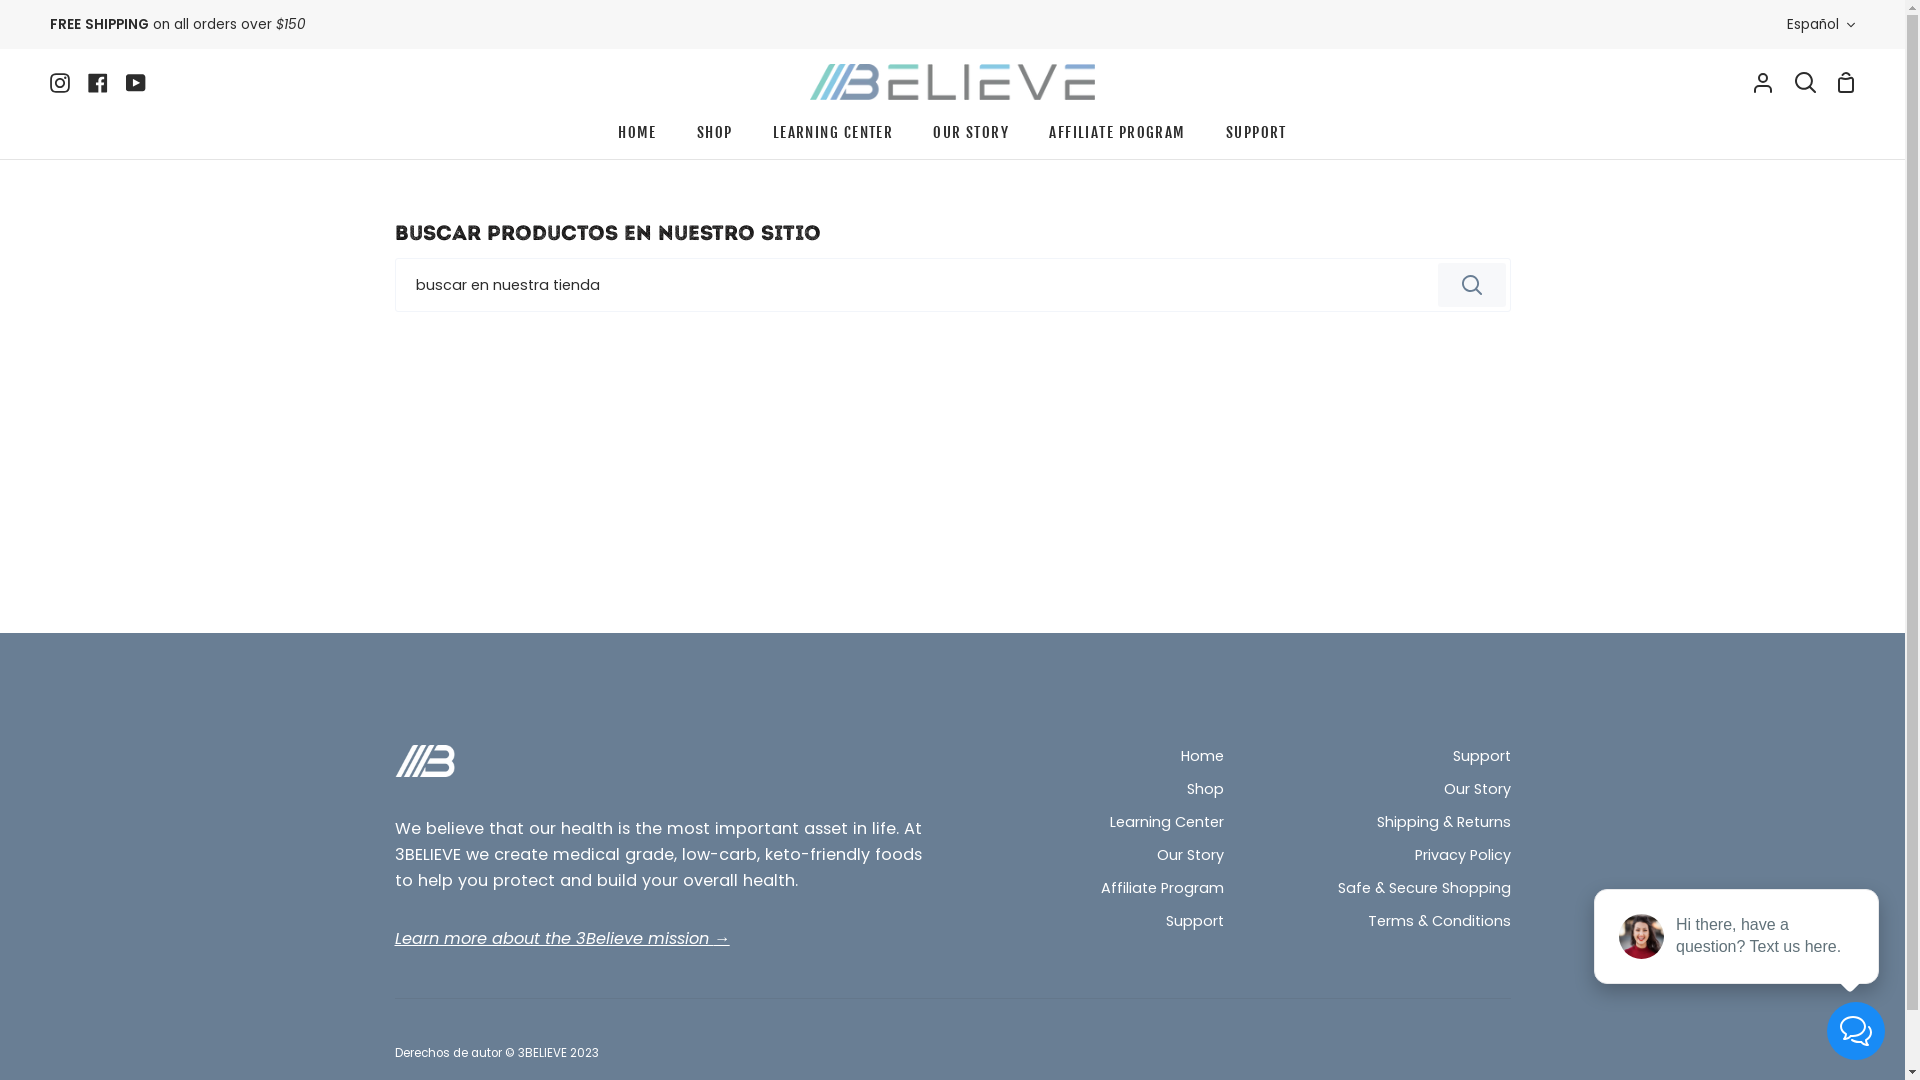 The width and height of the screenshot is (1920, 1080). I want to click on 'Shop', so click(1203, 789).